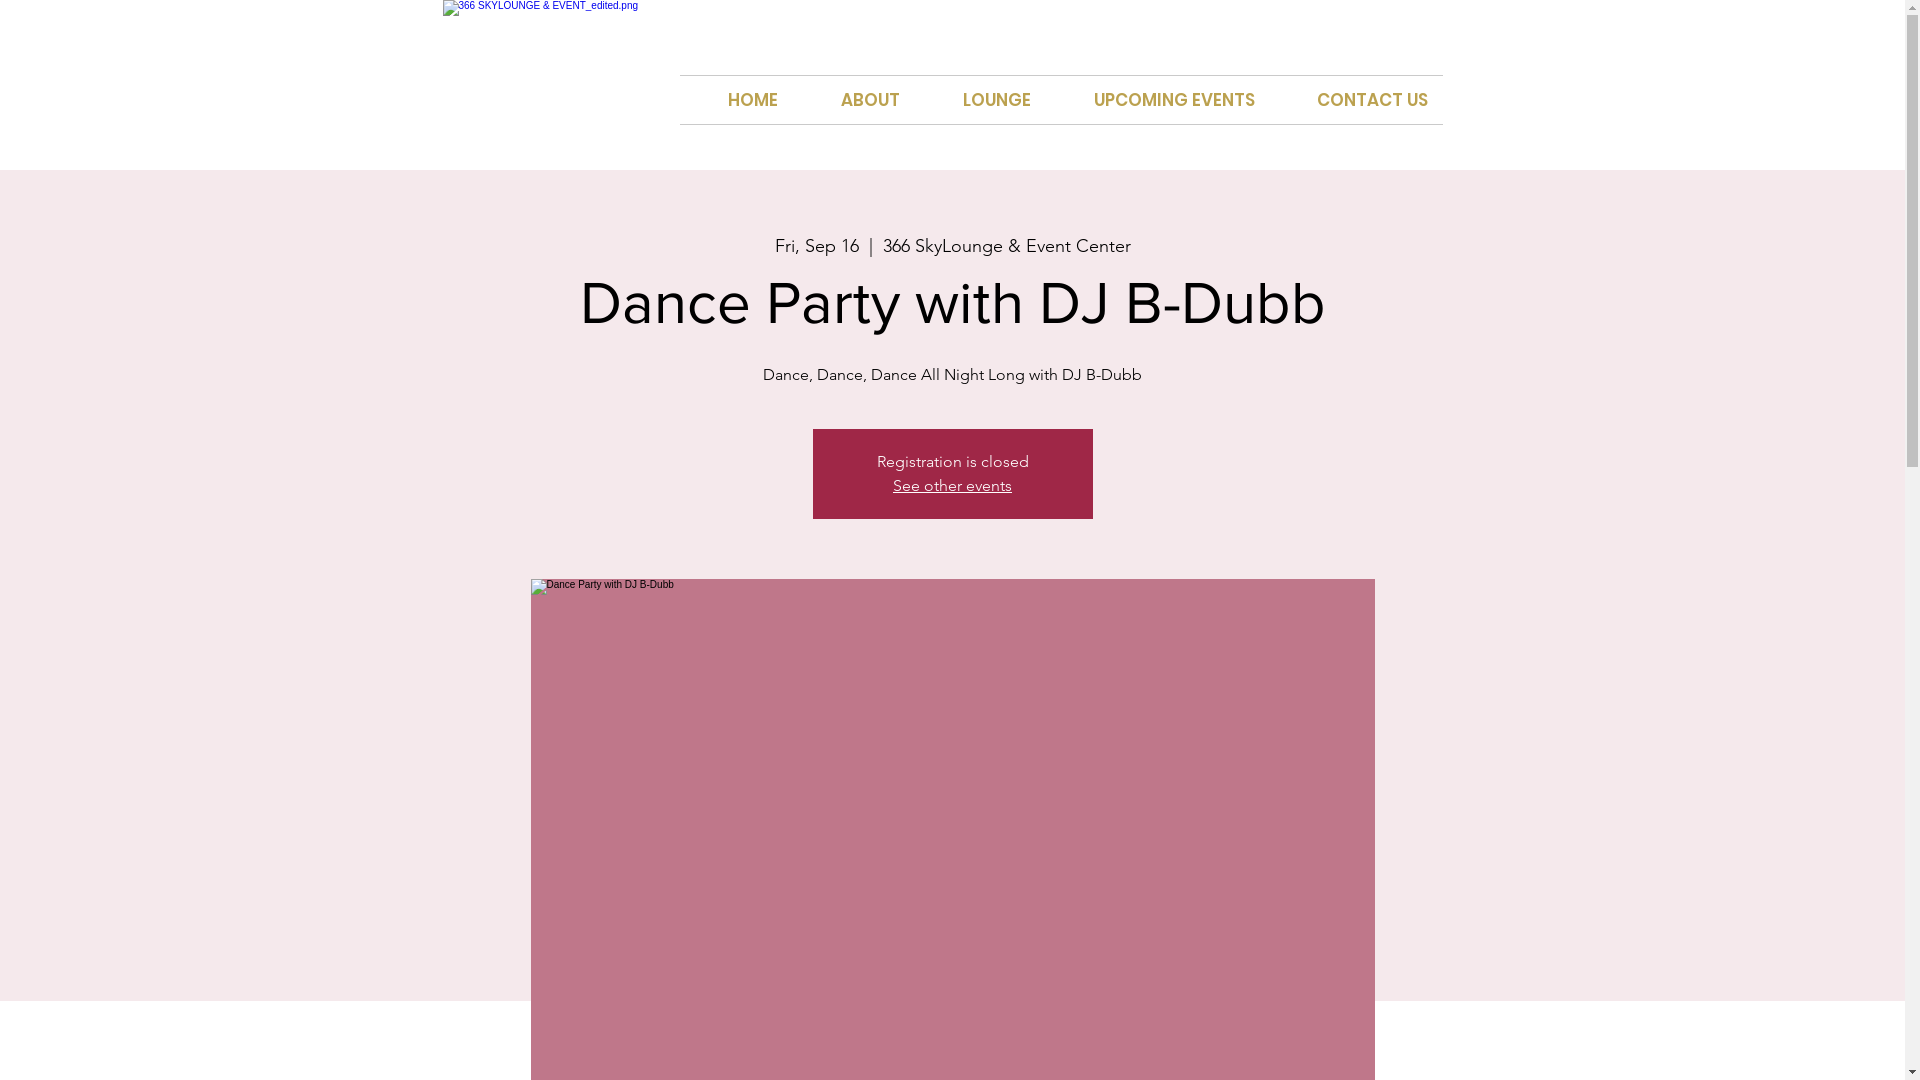  What do you see at coordinates (1356, 100) in the screenshot?
I see `'CONTACT US'` at bounding box center [1356, 100].